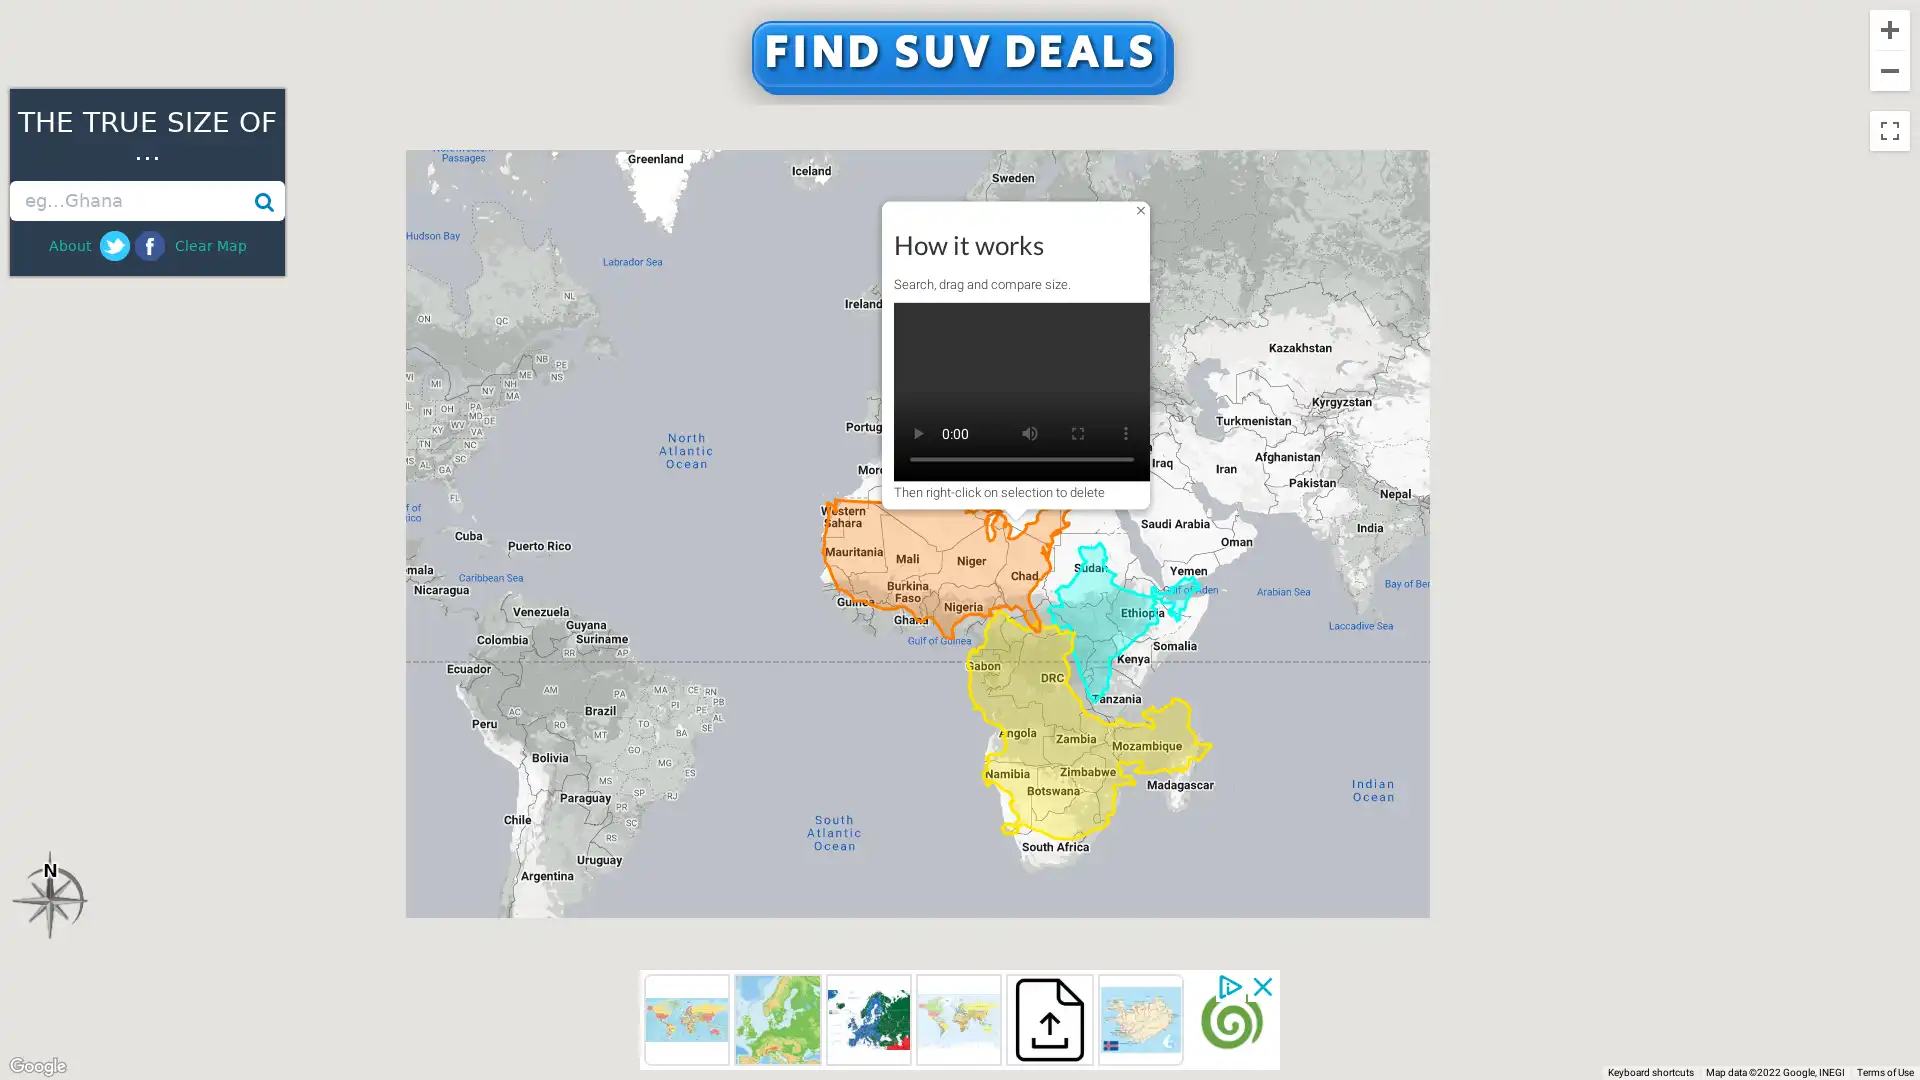  Describe the element at coordinates (1030, 431) in the screenshot. I see `mute` at that location.